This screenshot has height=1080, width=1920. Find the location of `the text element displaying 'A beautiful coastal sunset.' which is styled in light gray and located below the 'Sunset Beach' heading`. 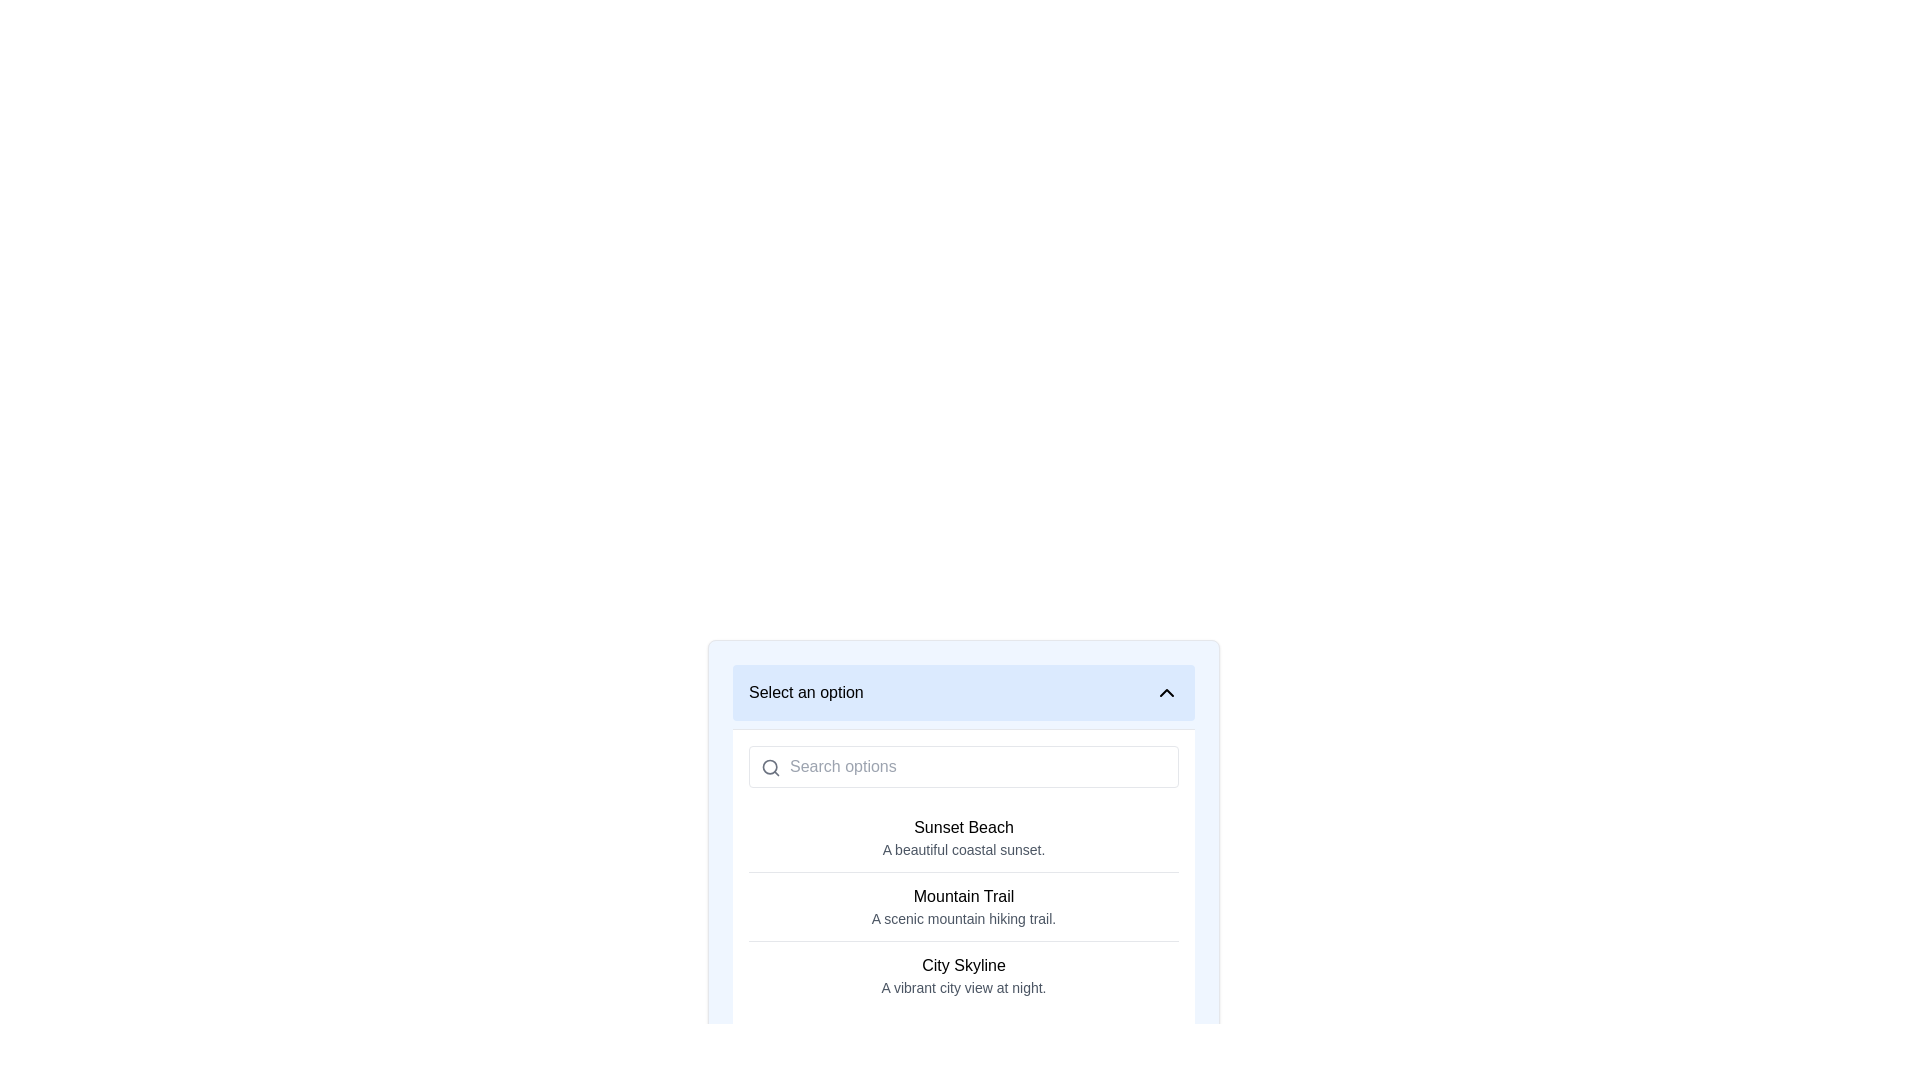

the text element displaying 'A beautiful coastal sunset.' which is styled in light gray and located below the 'Sunset Beach' heading is located at coordinates (964, 849).